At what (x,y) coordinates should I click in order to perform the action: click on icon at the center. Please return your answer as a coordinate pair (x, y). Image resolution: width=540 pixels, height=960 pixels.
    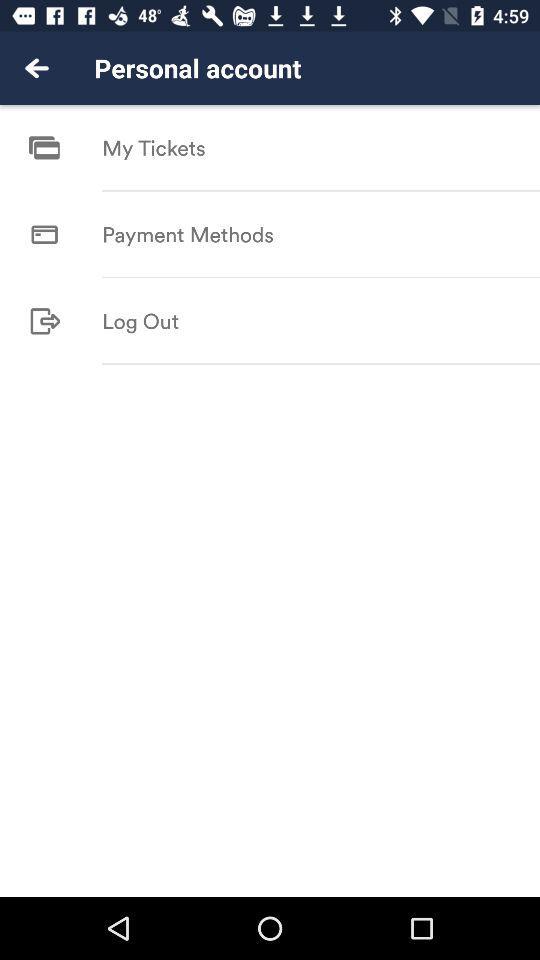
    Looking at the image, I should click on (321, 363).